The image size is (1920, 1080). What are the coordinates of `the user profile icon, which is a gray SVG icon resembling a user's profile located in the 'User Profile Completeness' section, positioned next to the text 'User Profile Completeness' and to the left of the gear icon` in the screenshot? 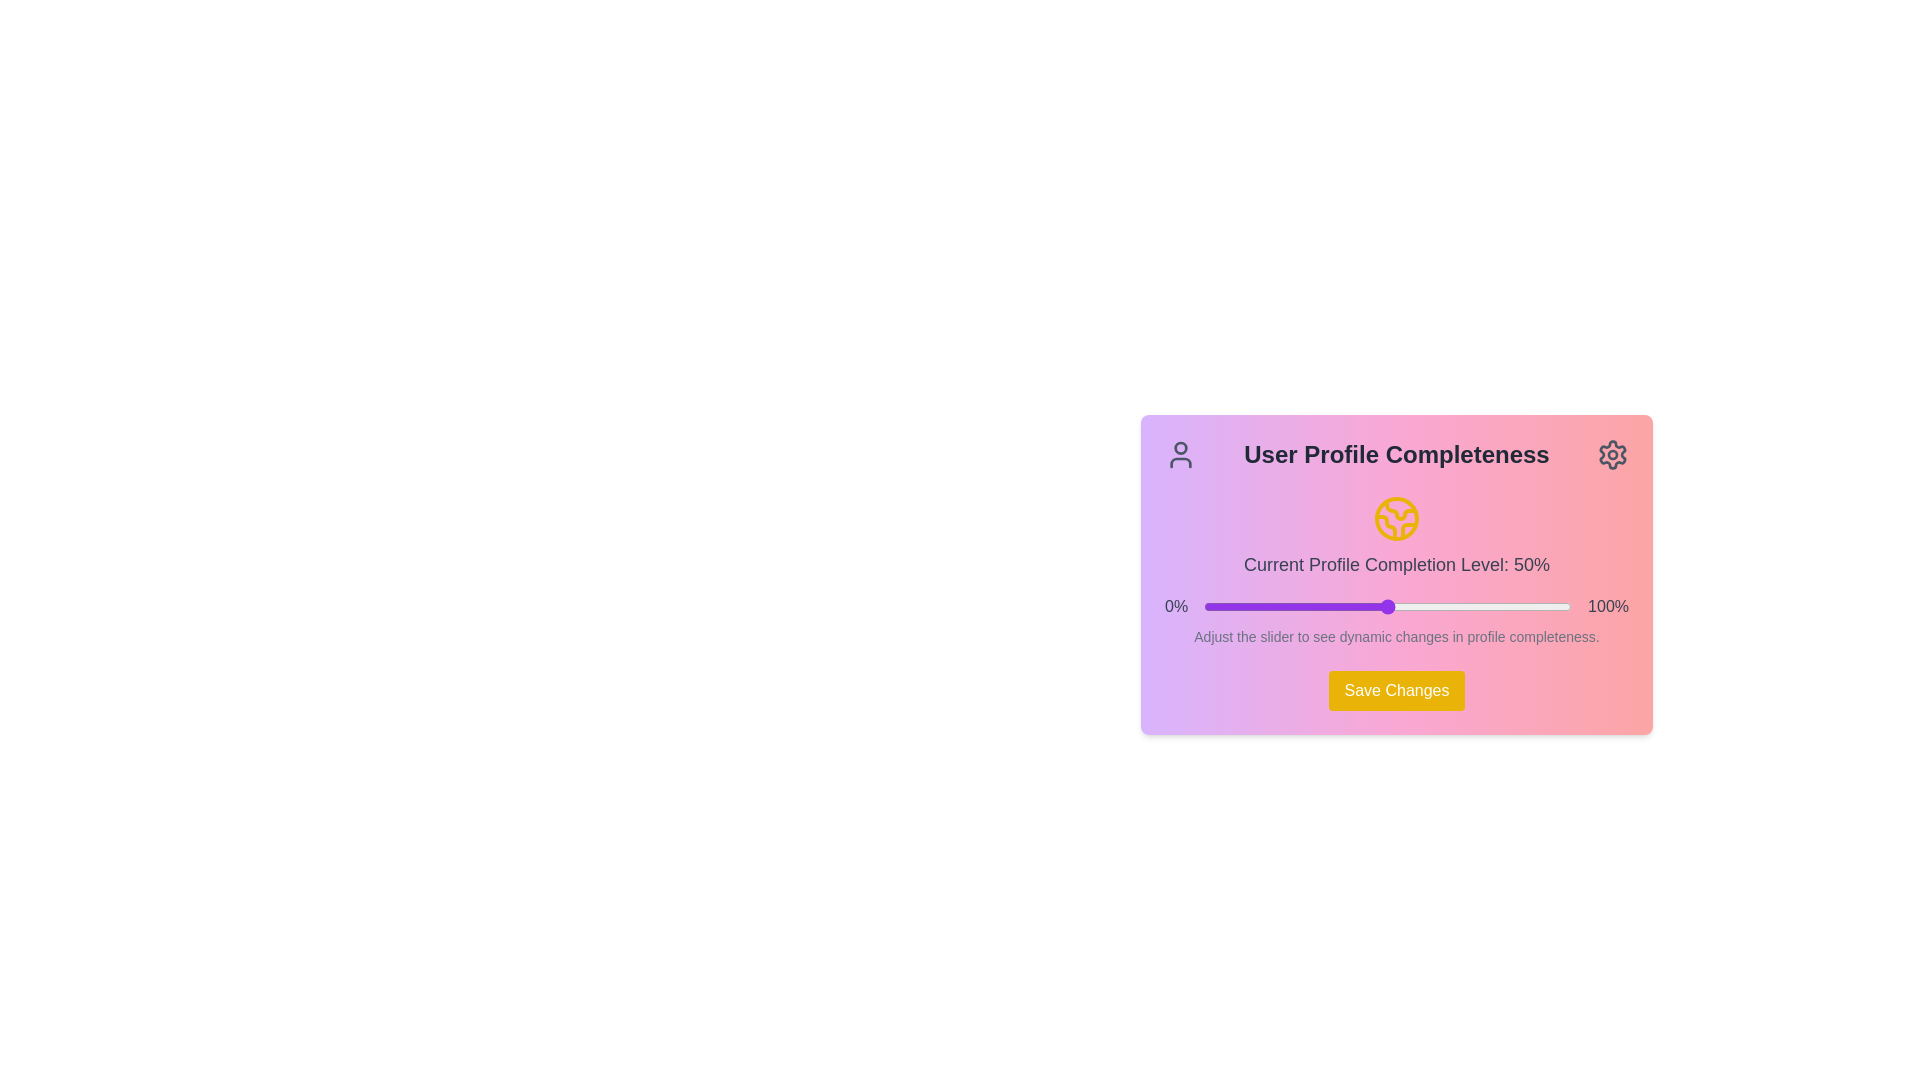 It's located at (1180, 455).